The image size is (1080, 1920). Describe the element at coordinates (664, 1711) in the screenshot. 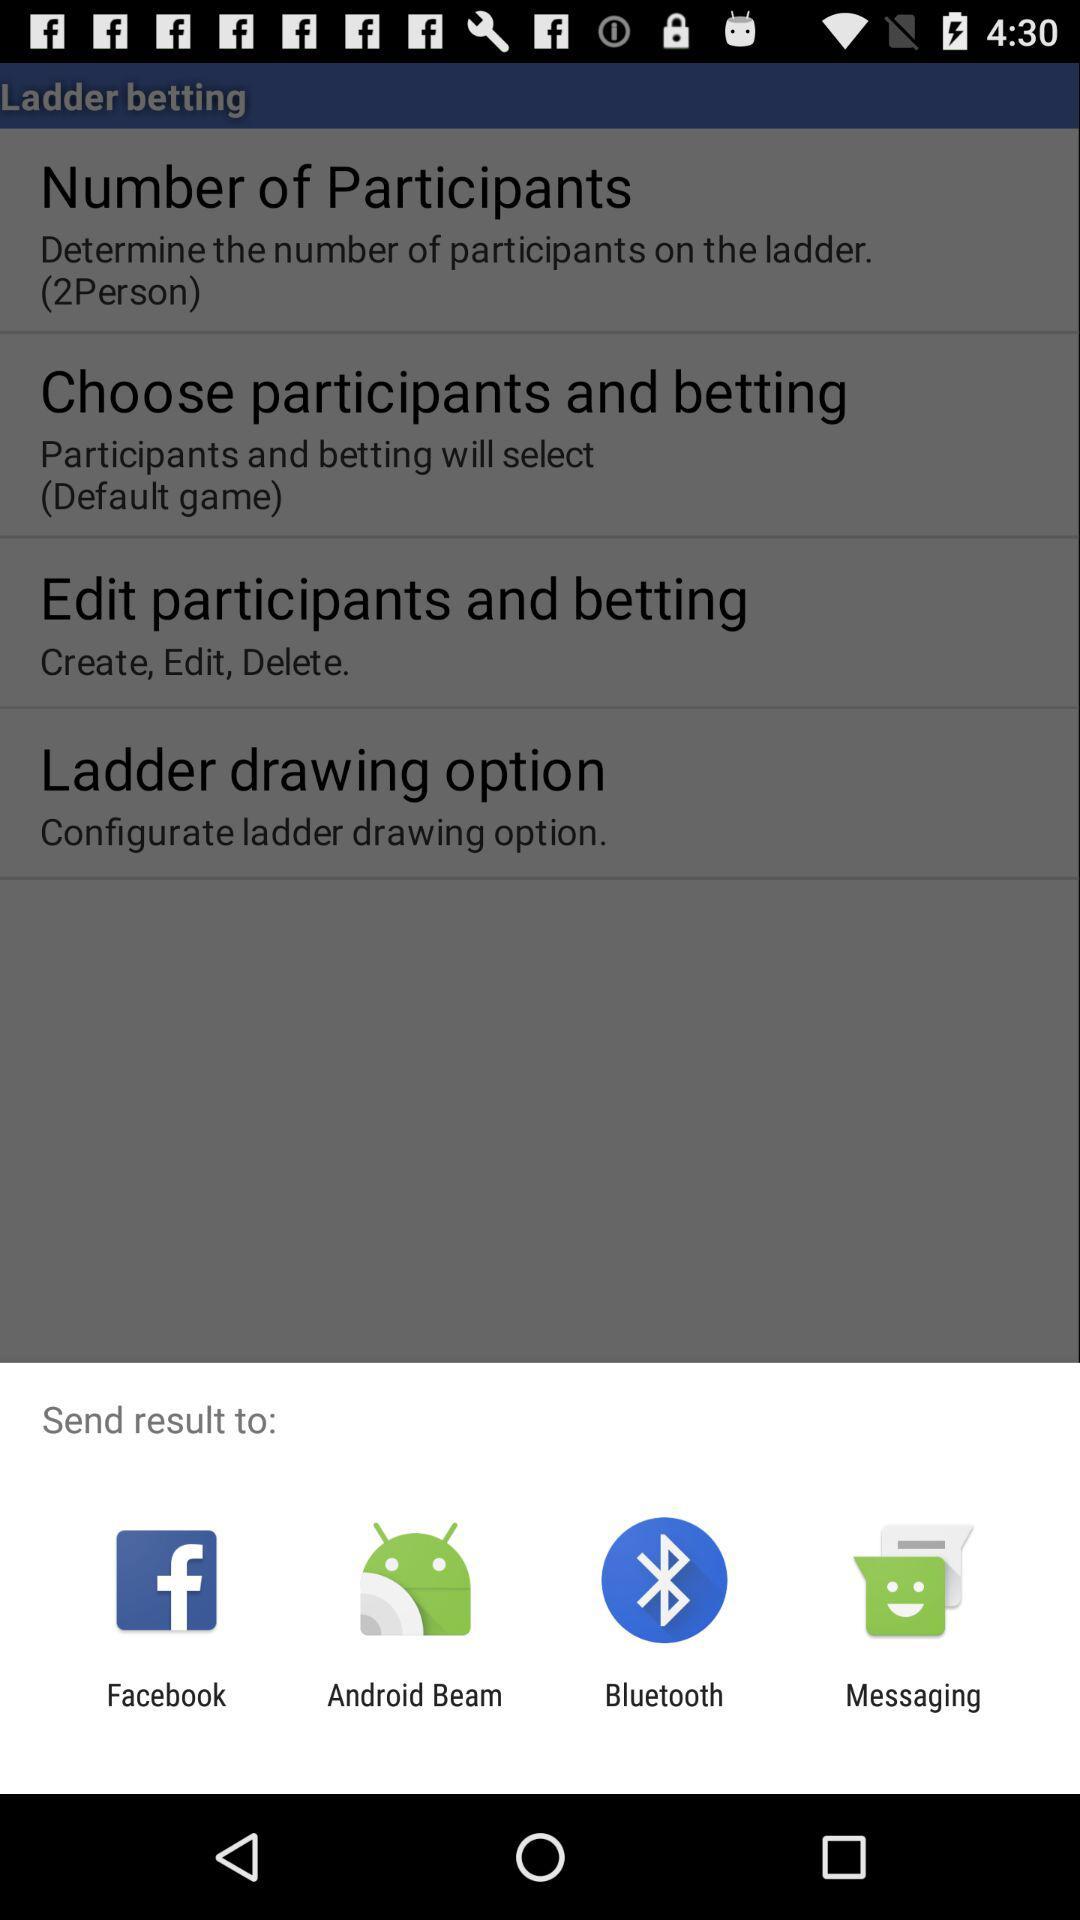

I see `icon to the right of android beam item` at that location.